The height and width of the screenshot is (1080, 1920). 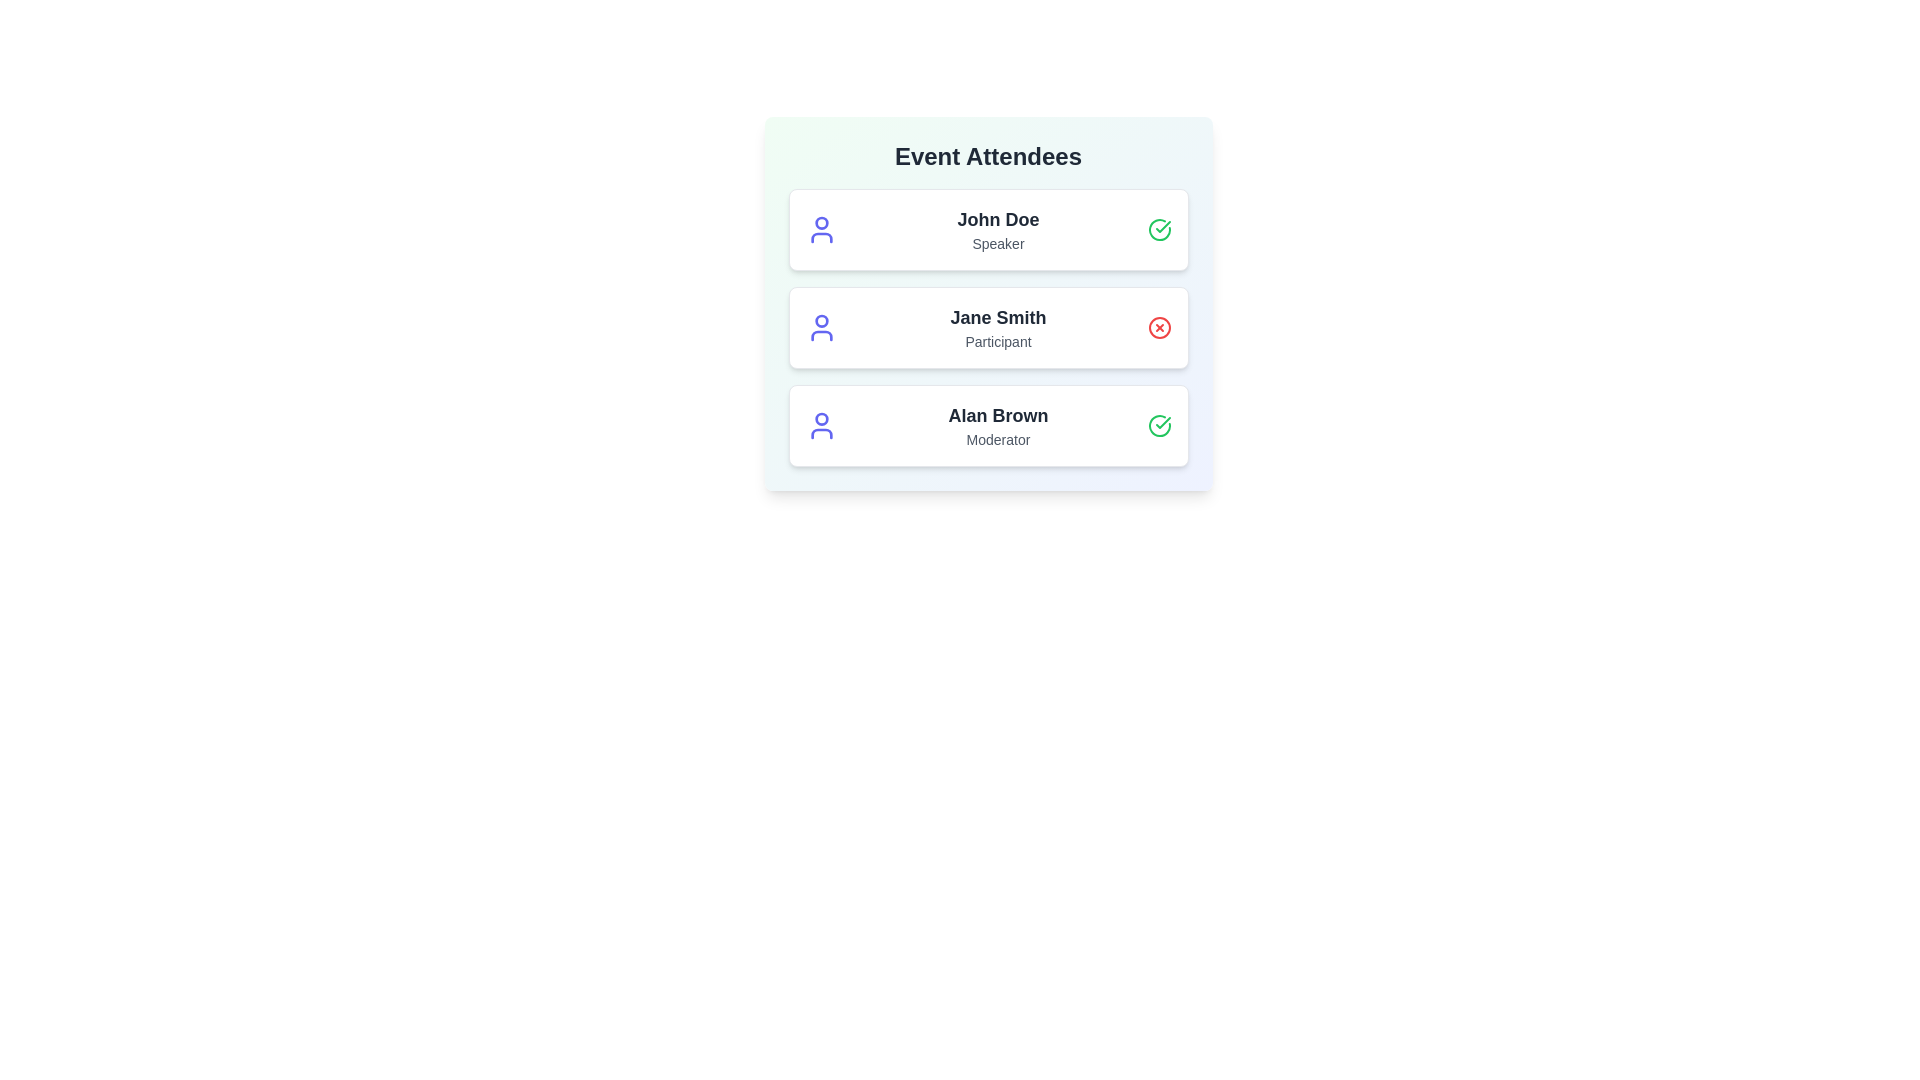 I want to click on the attendee card for Jane Smith, so click(x=988, y=326).